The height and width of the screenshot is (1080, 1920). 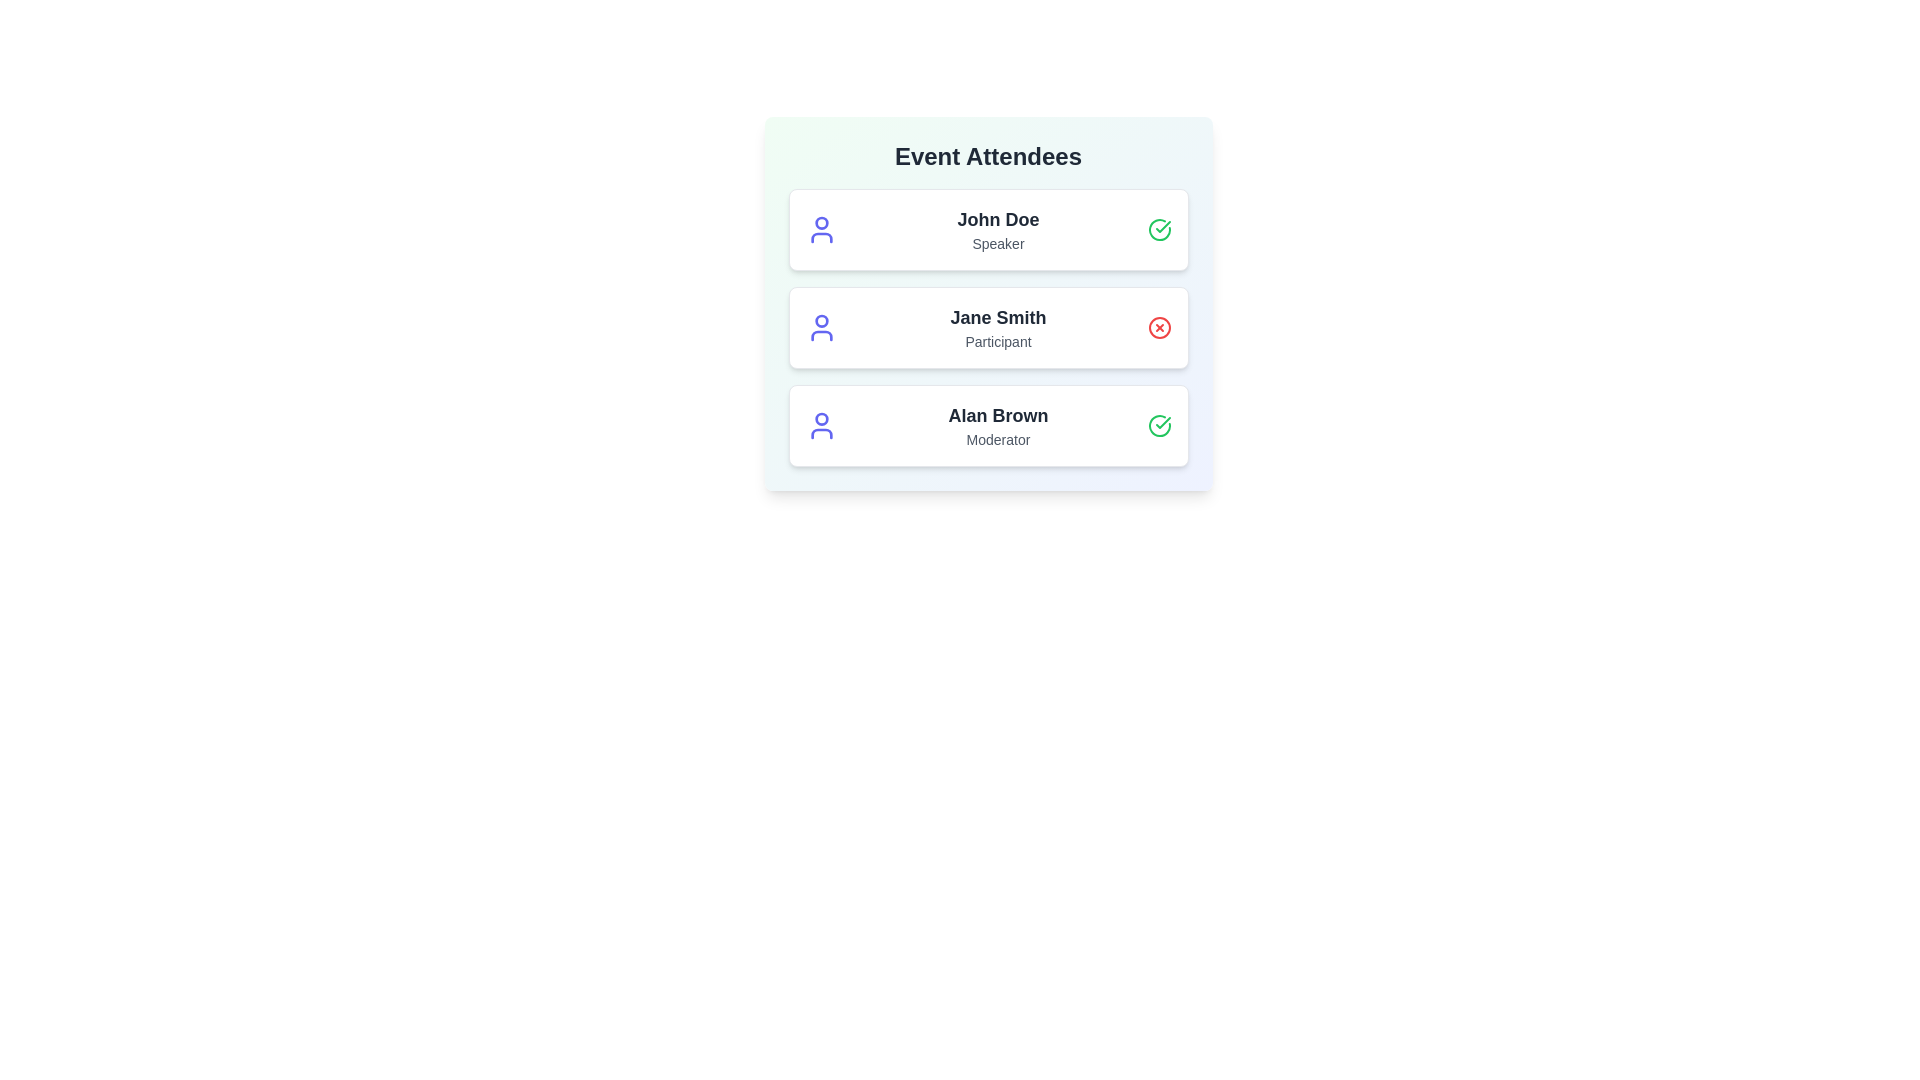 I want to click on the attendee card for Jane Smith, so click(x=988, y=326).